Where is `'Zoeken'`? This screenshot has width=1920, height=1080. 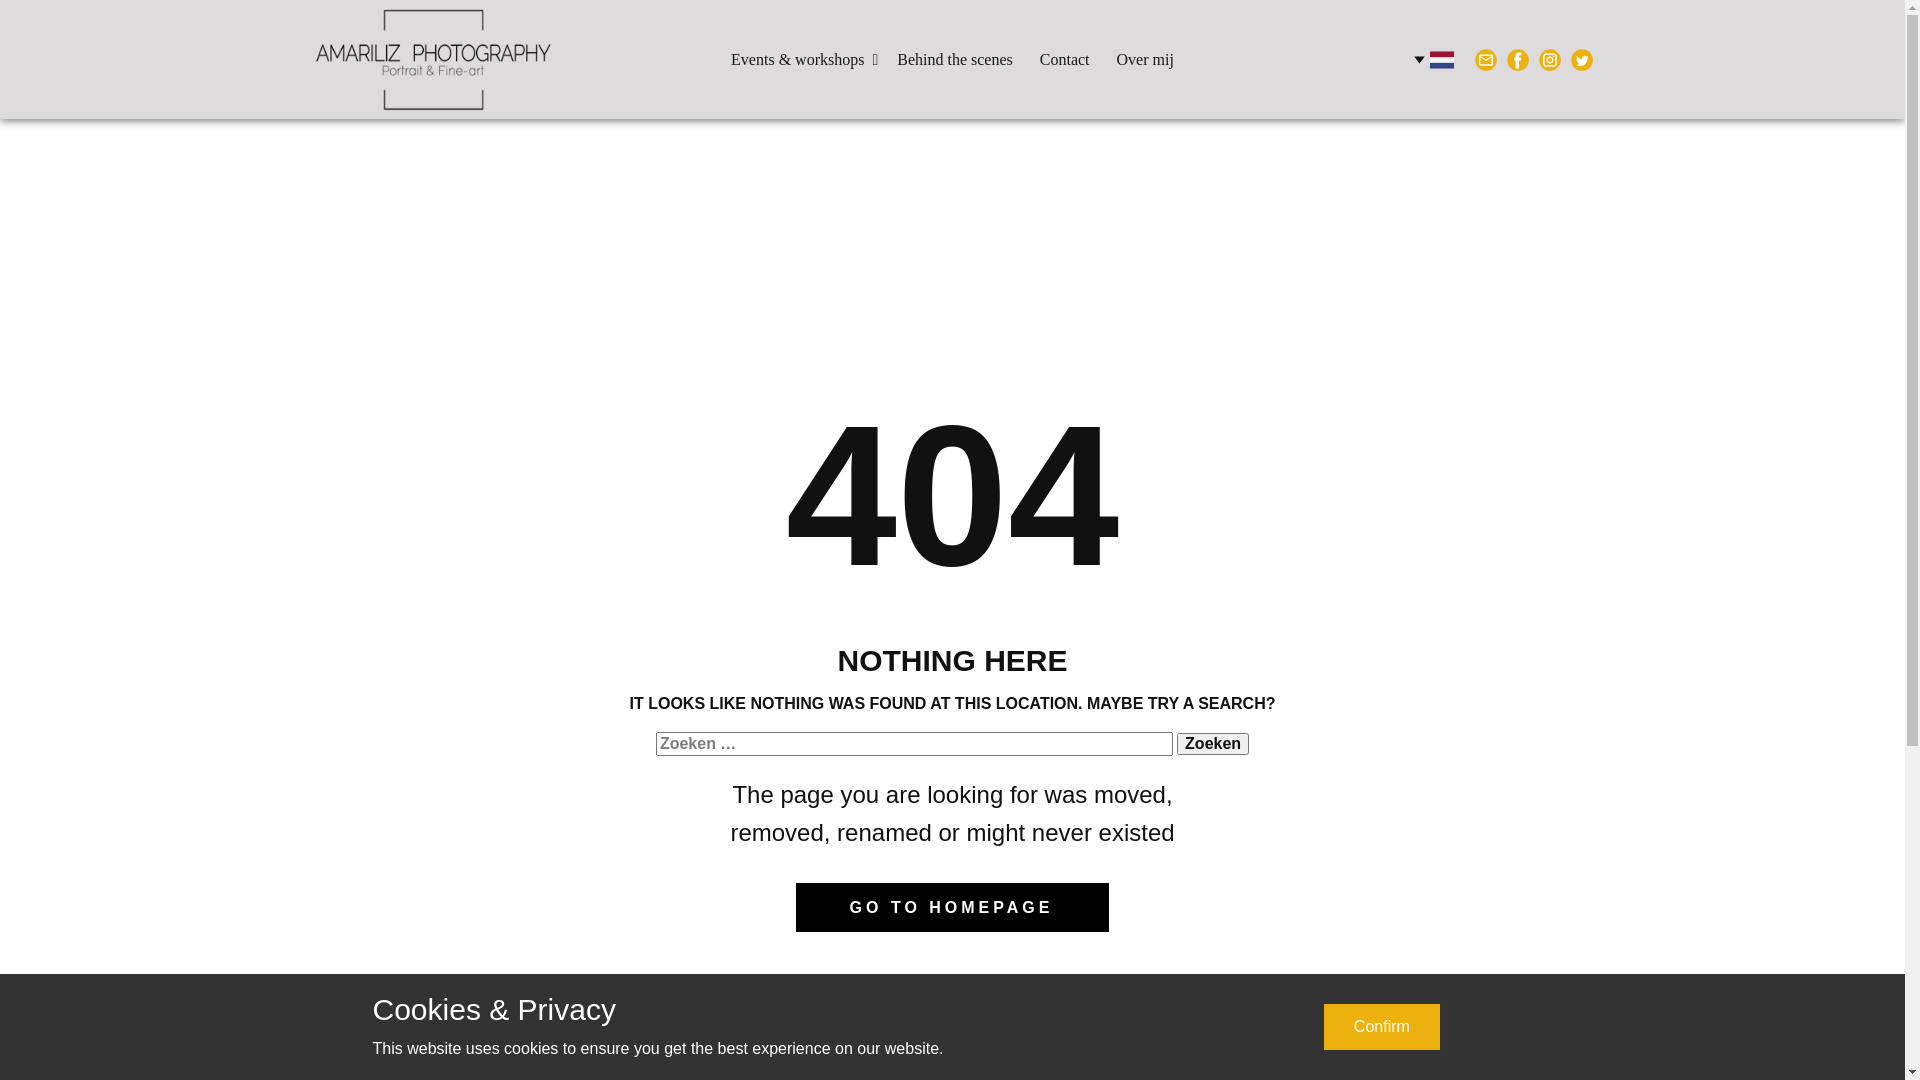 'Zoeken' is located at coordinates (1212, 744).